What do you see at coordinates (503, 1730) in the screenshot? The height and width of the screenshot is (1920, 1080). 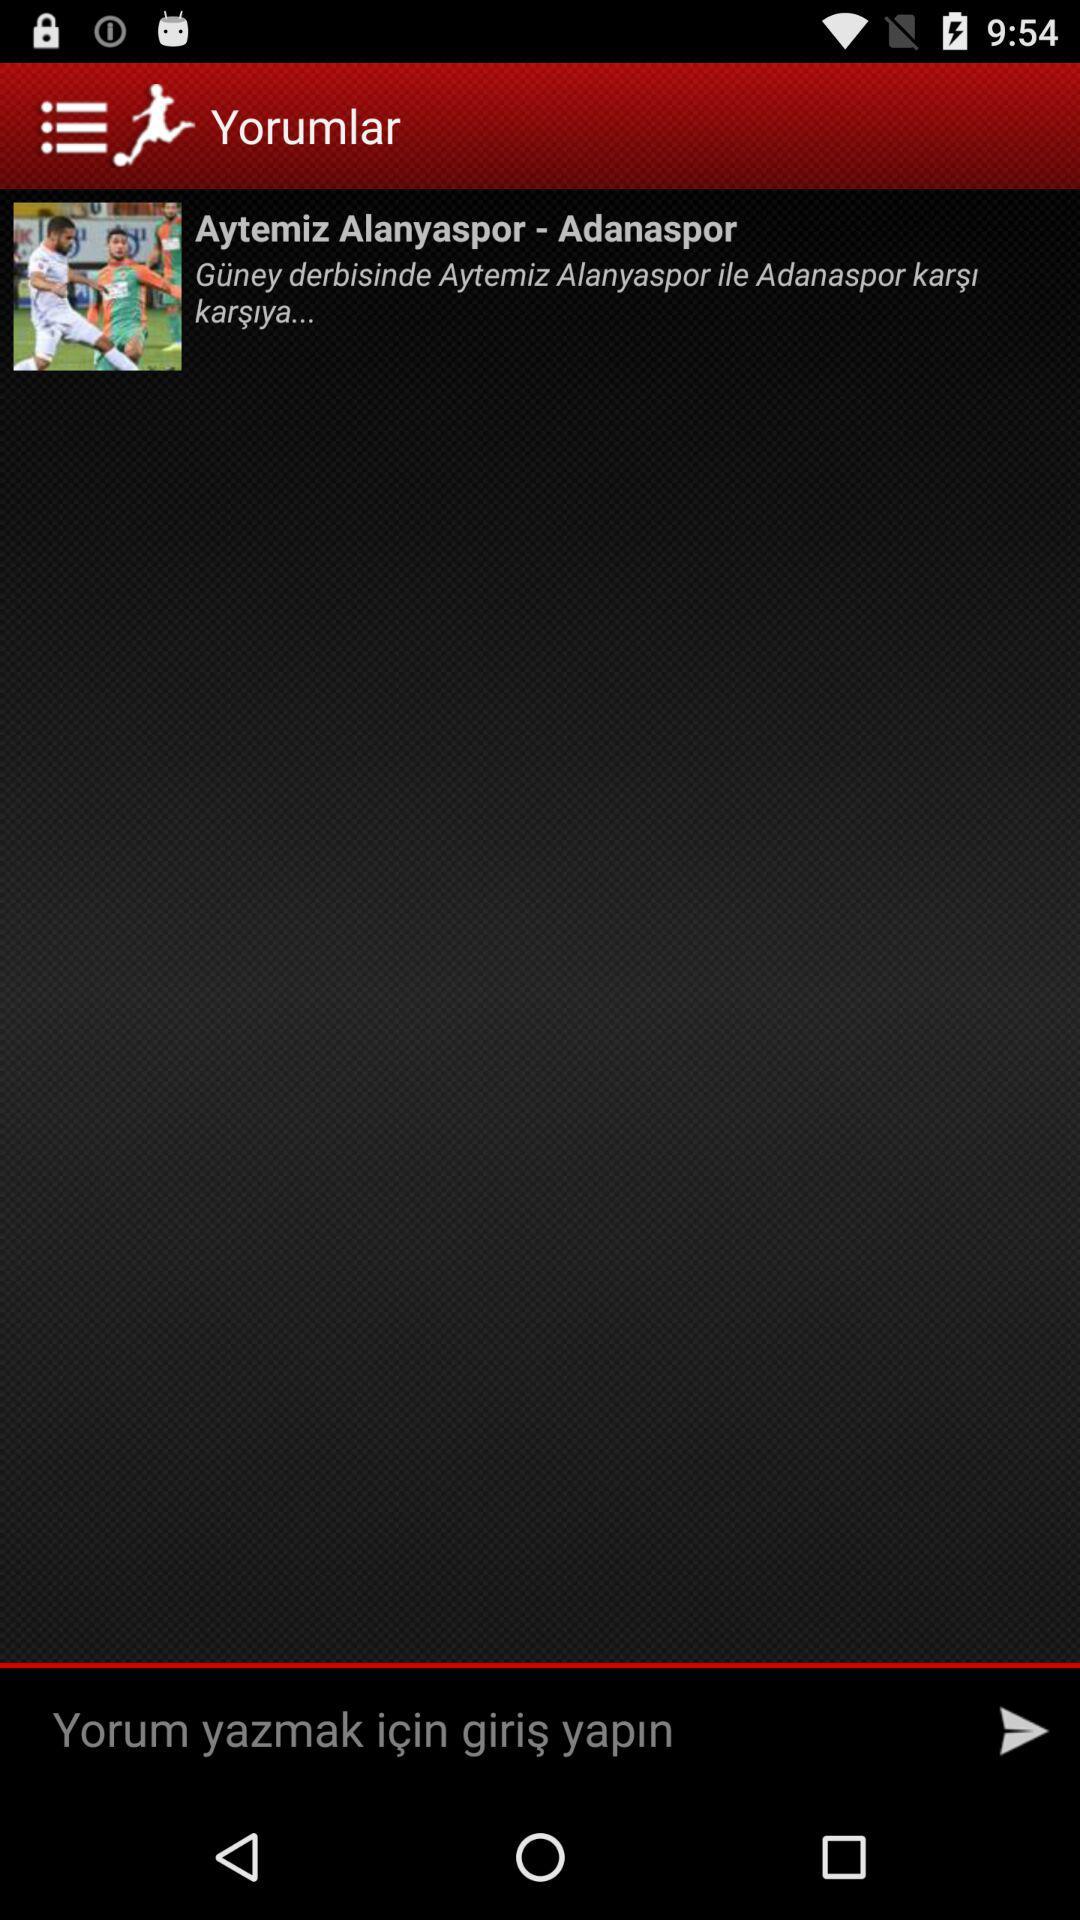 I see `write/comment area` at bounding box center [503, 1730].